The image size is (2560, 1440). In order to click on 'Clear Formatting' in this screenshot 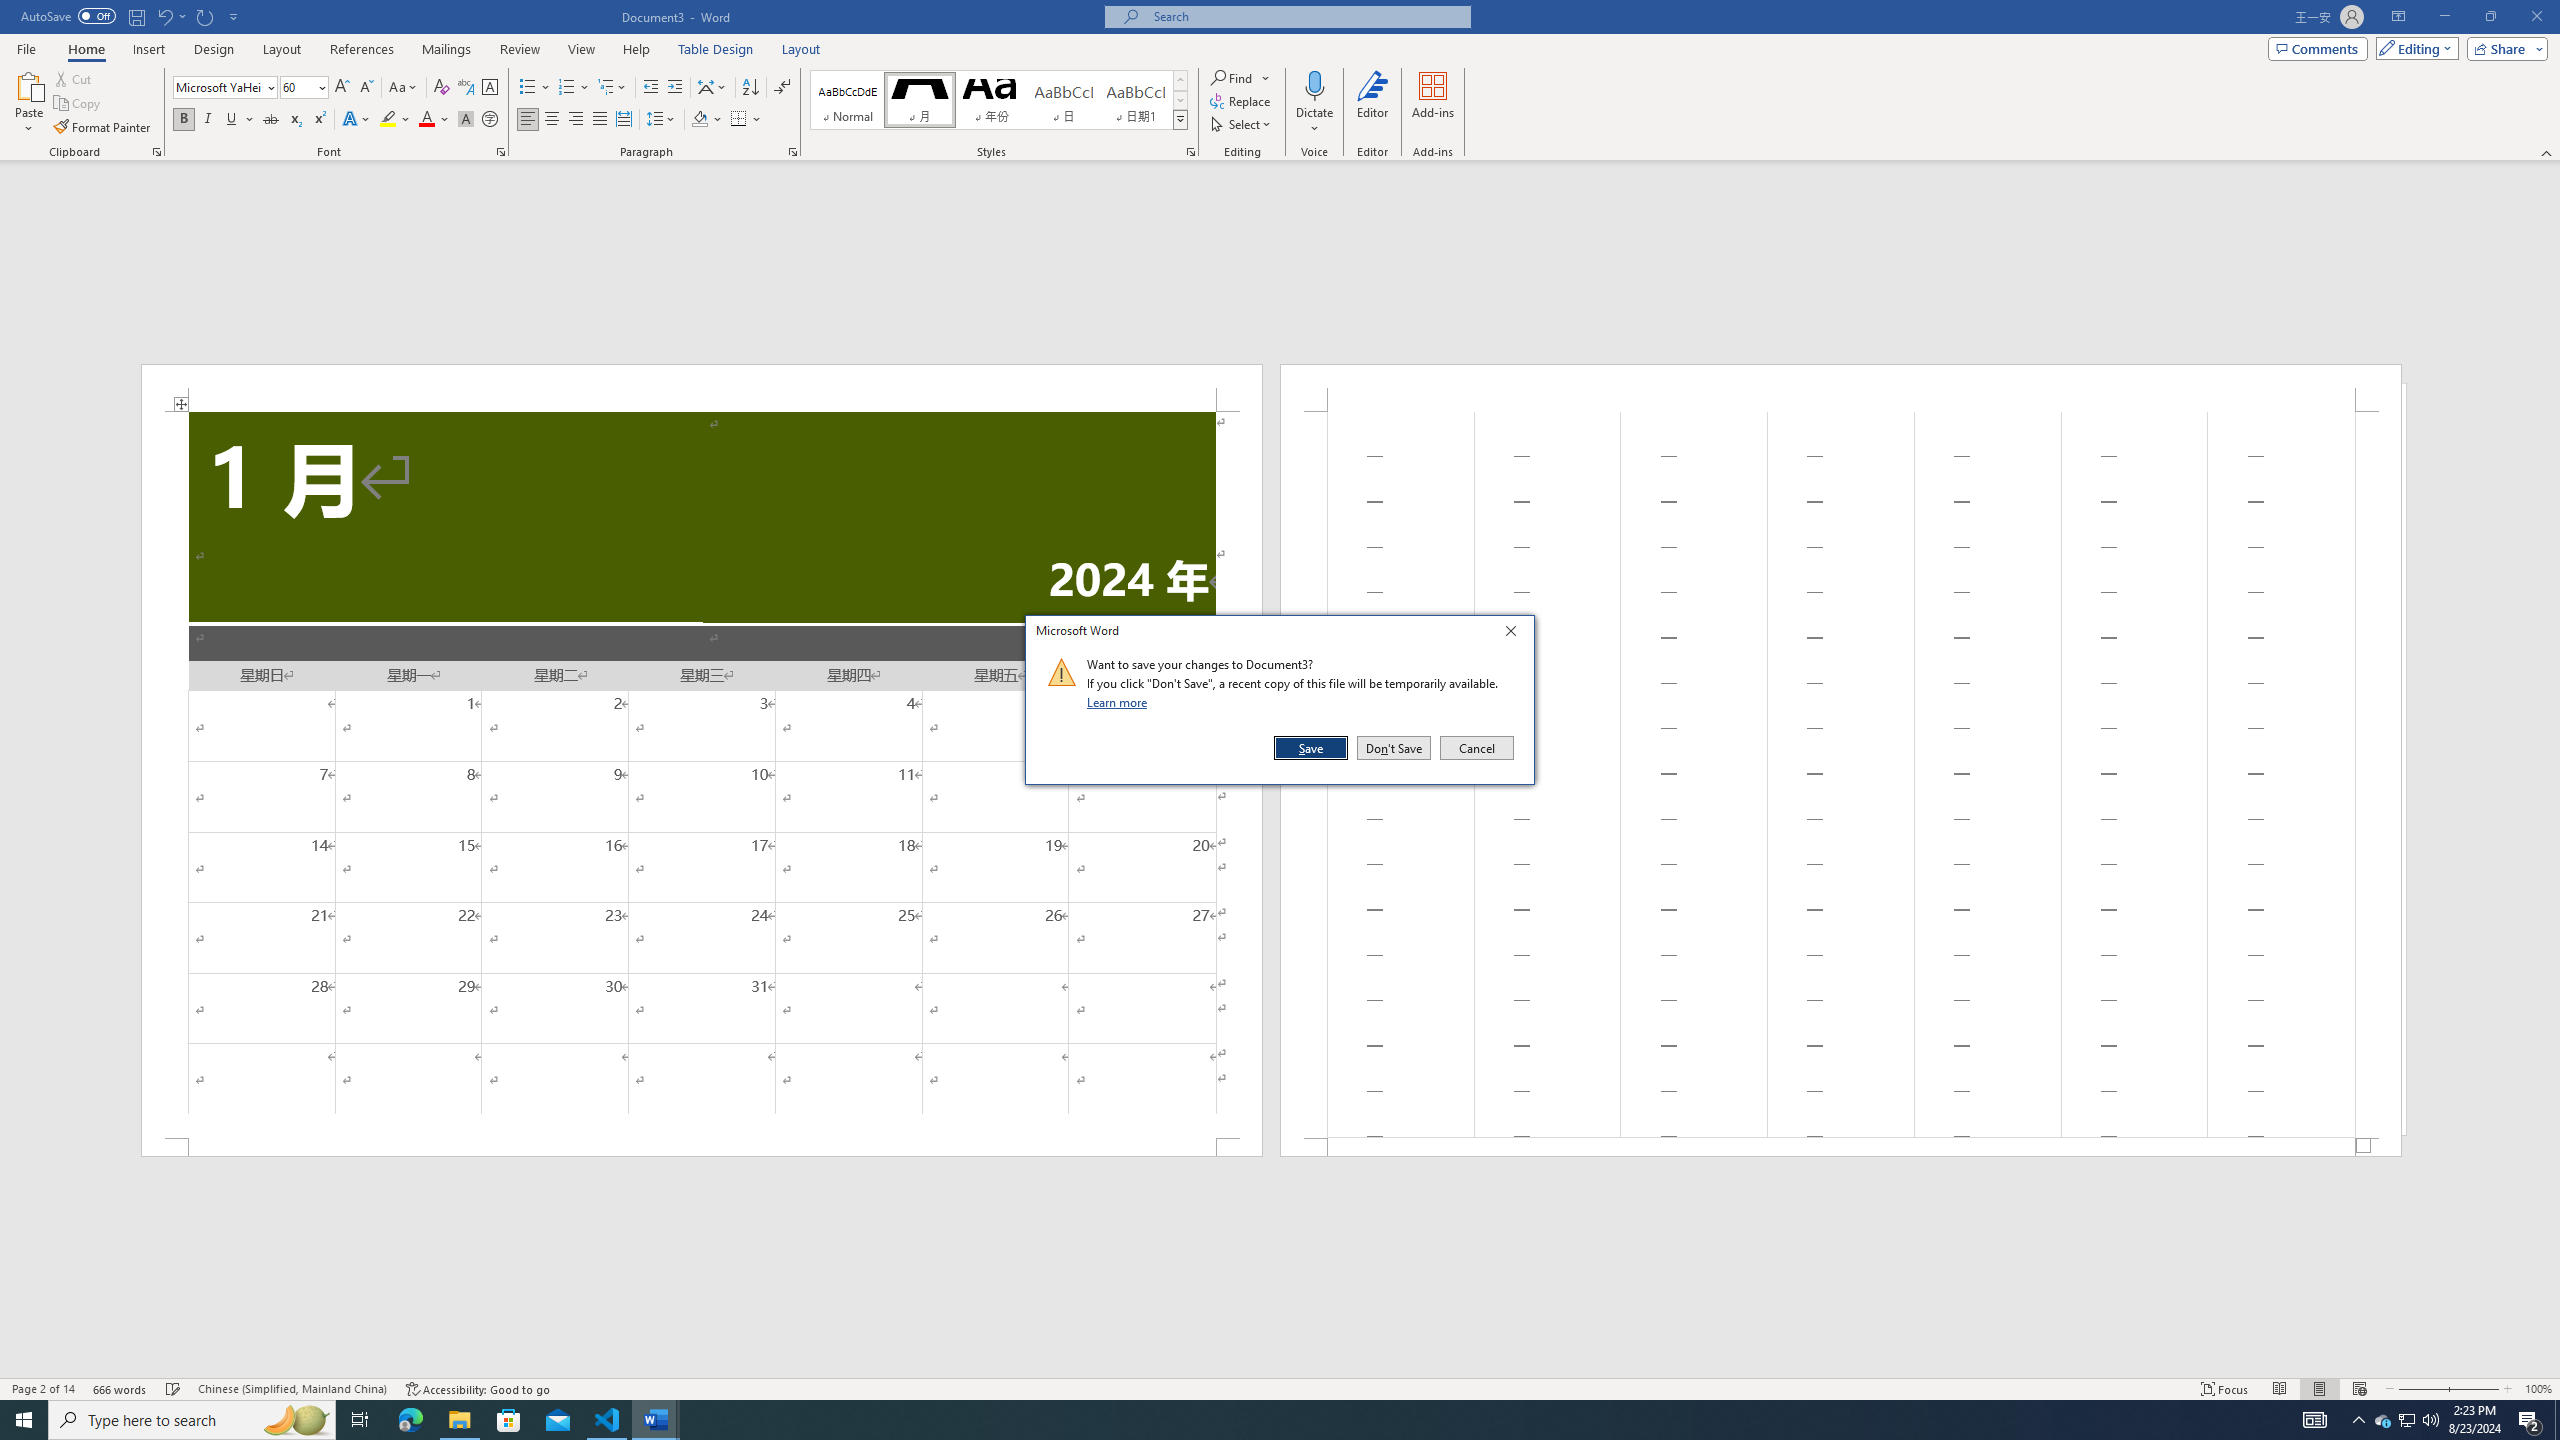, I will do `click(440, 87)`.